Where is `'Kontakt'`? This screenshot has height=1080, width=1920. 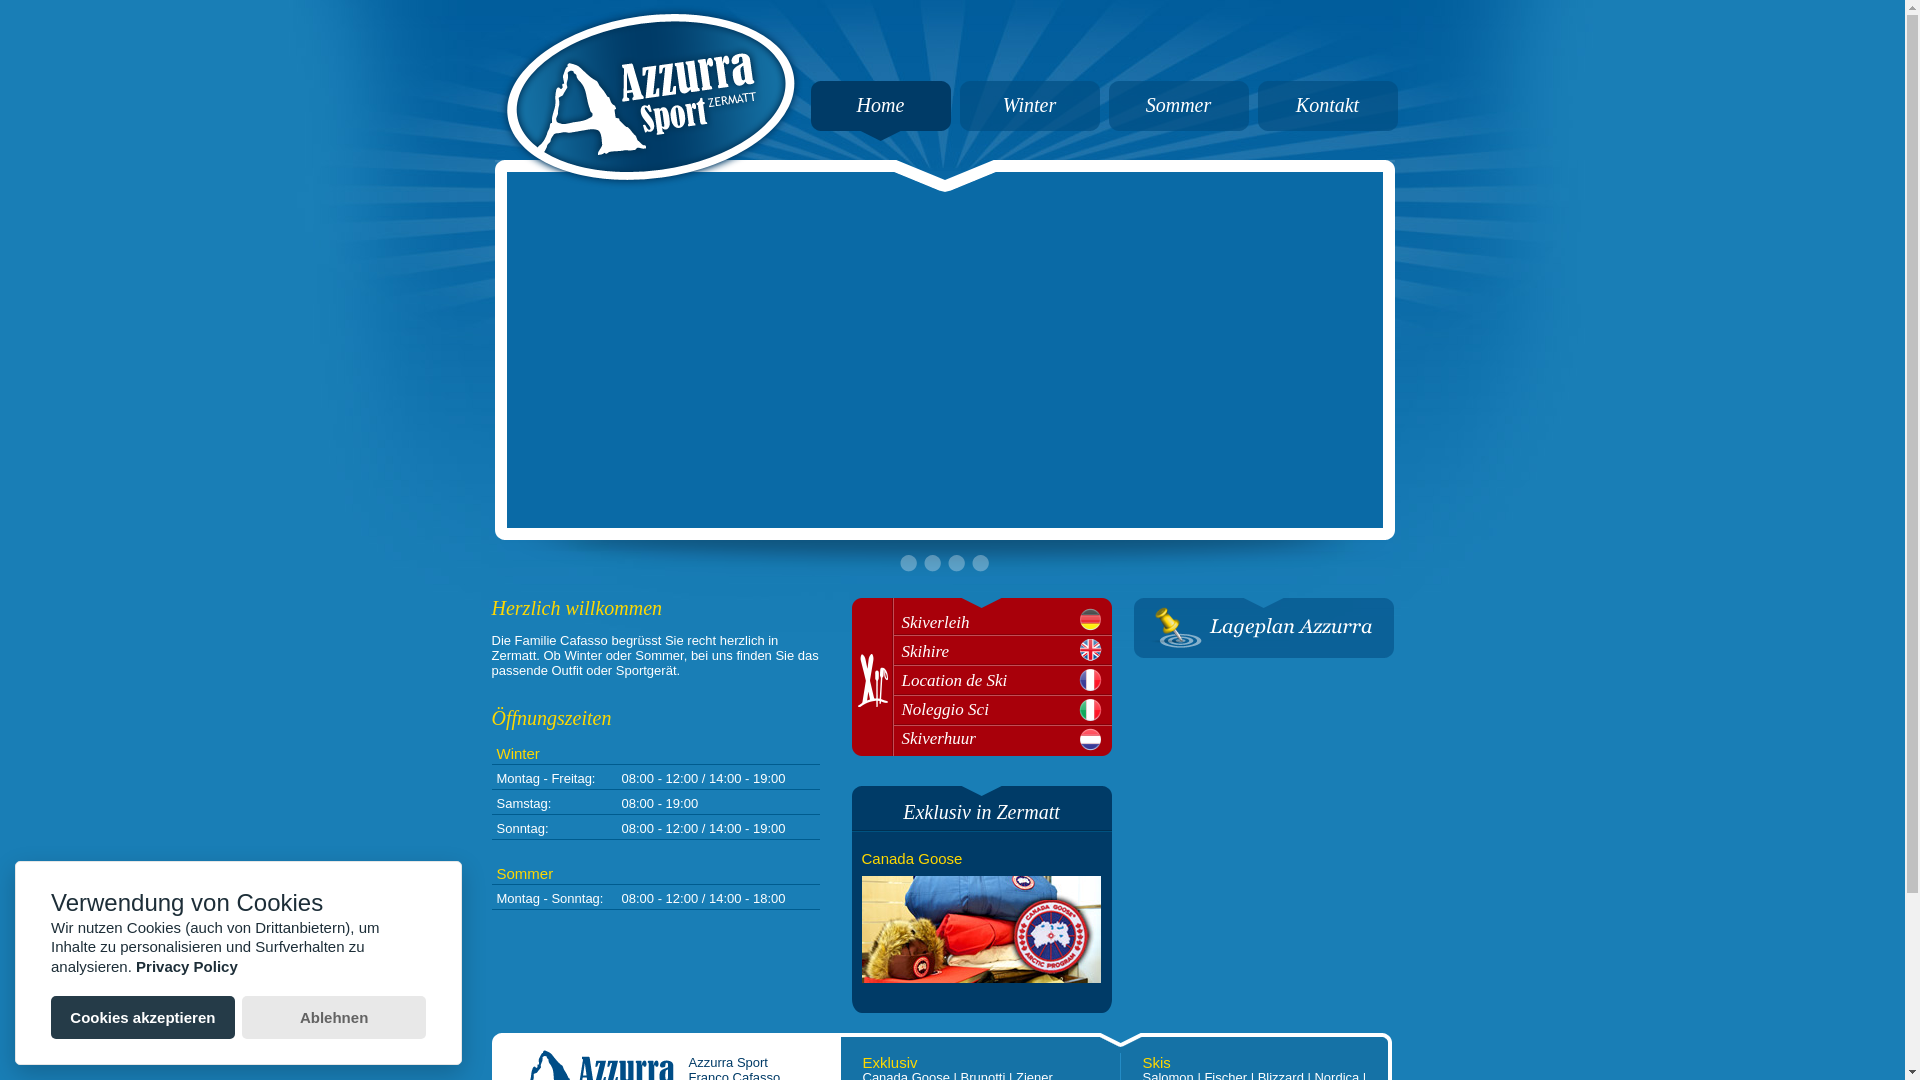
'Kontakt' is located at coordinates (1328, 122).